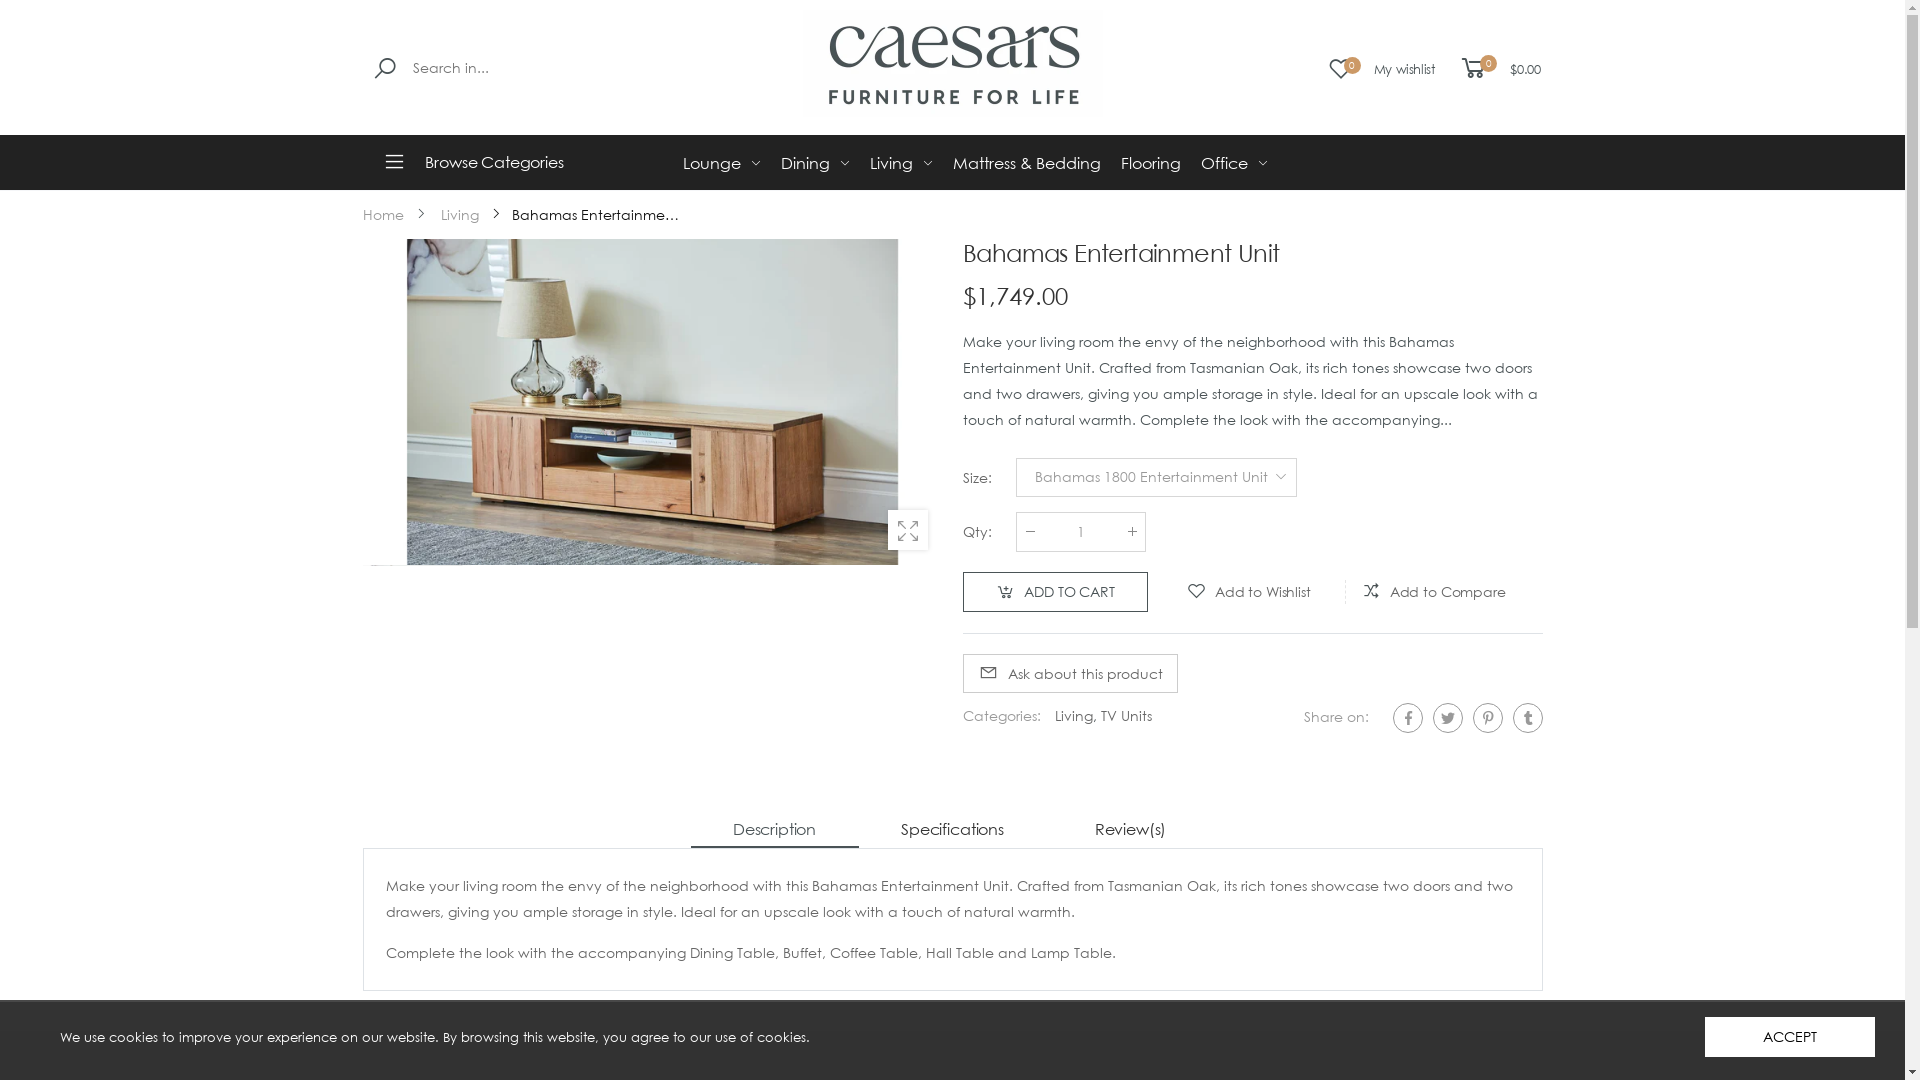 The width and height of the screenshot is (1920, 1080). Describe the element at coordinates (1079, 531) in the screenshot. I see `'Qty'` at that location.